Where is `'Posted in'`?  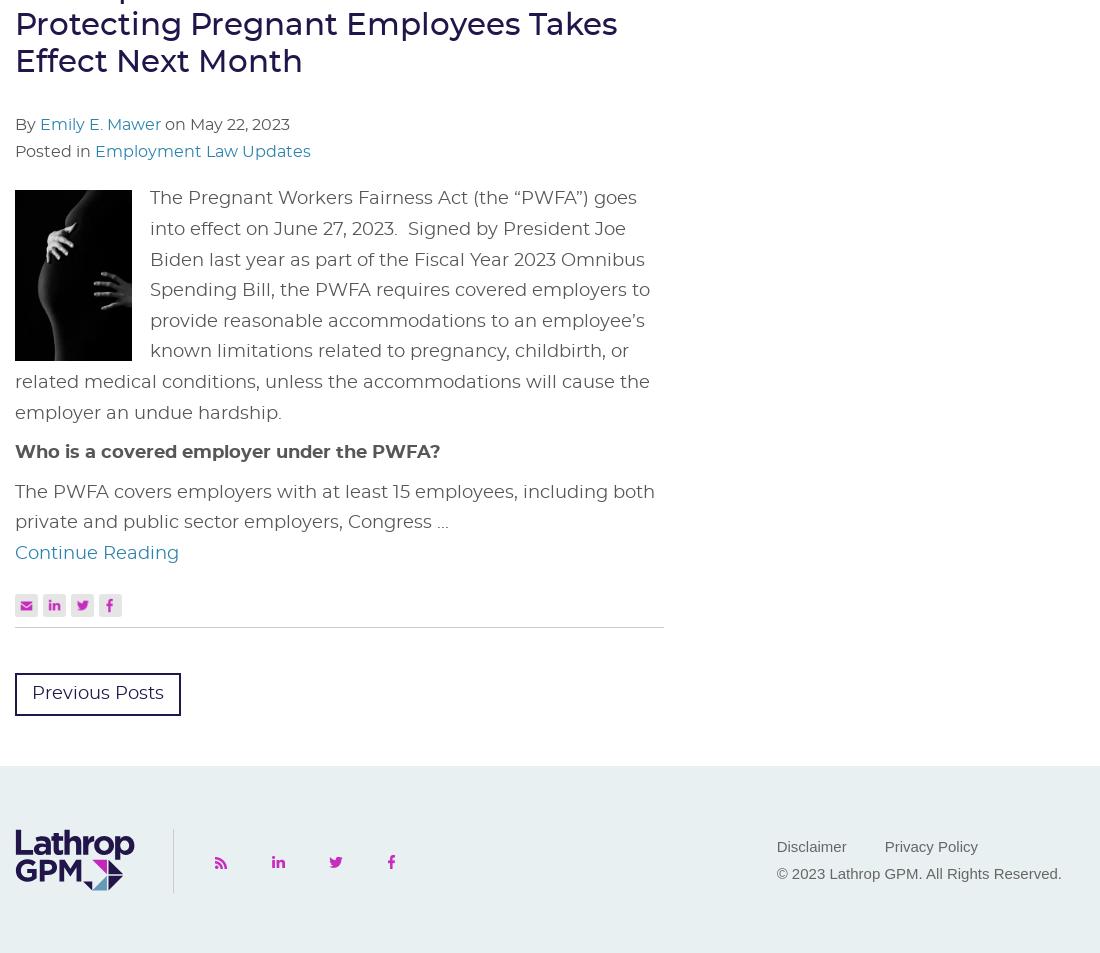
'Posted in' is located at coordinates (54, 151).